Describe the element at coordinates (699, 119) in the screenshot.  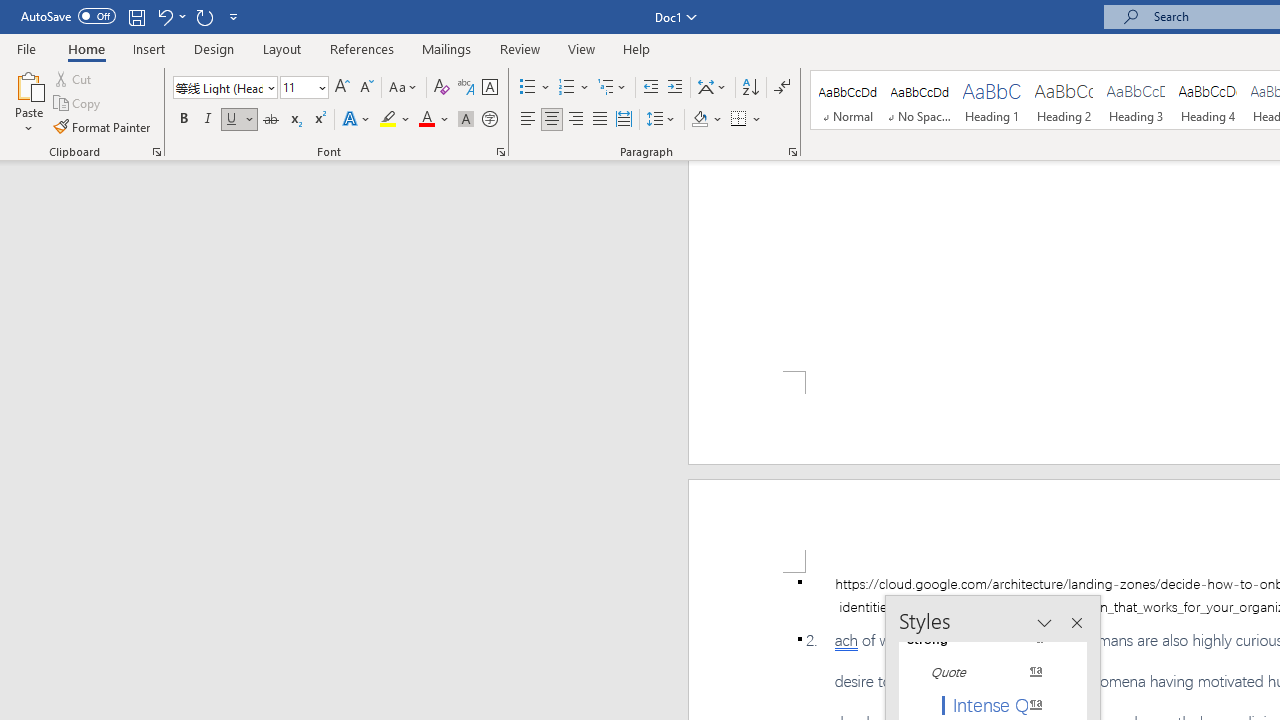
I see `'Shading RGB(0, 0, 0)'` at that location.